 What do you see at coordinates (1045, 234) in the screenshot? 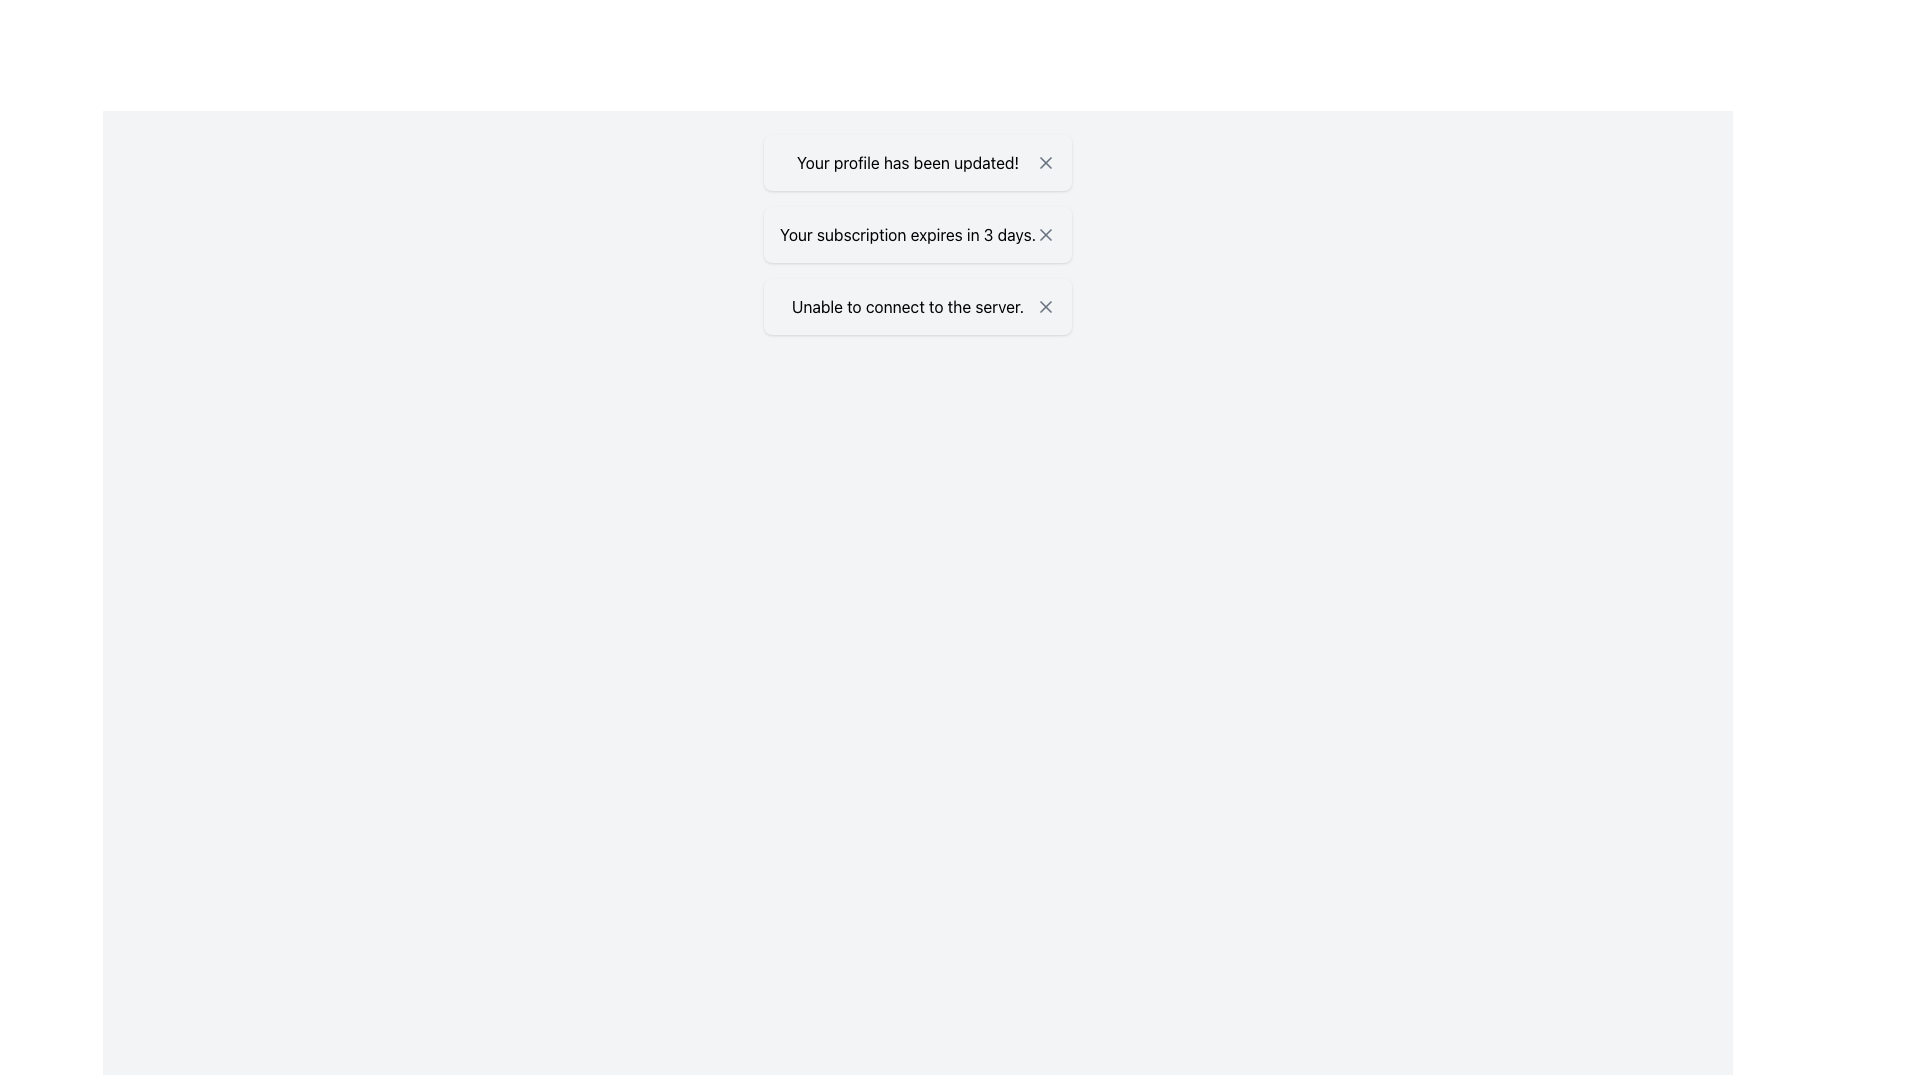
I see `the close button of the second notification box that contains the message 'Your subscription expires in 3 days.'` at bounding box center [1045, 234].